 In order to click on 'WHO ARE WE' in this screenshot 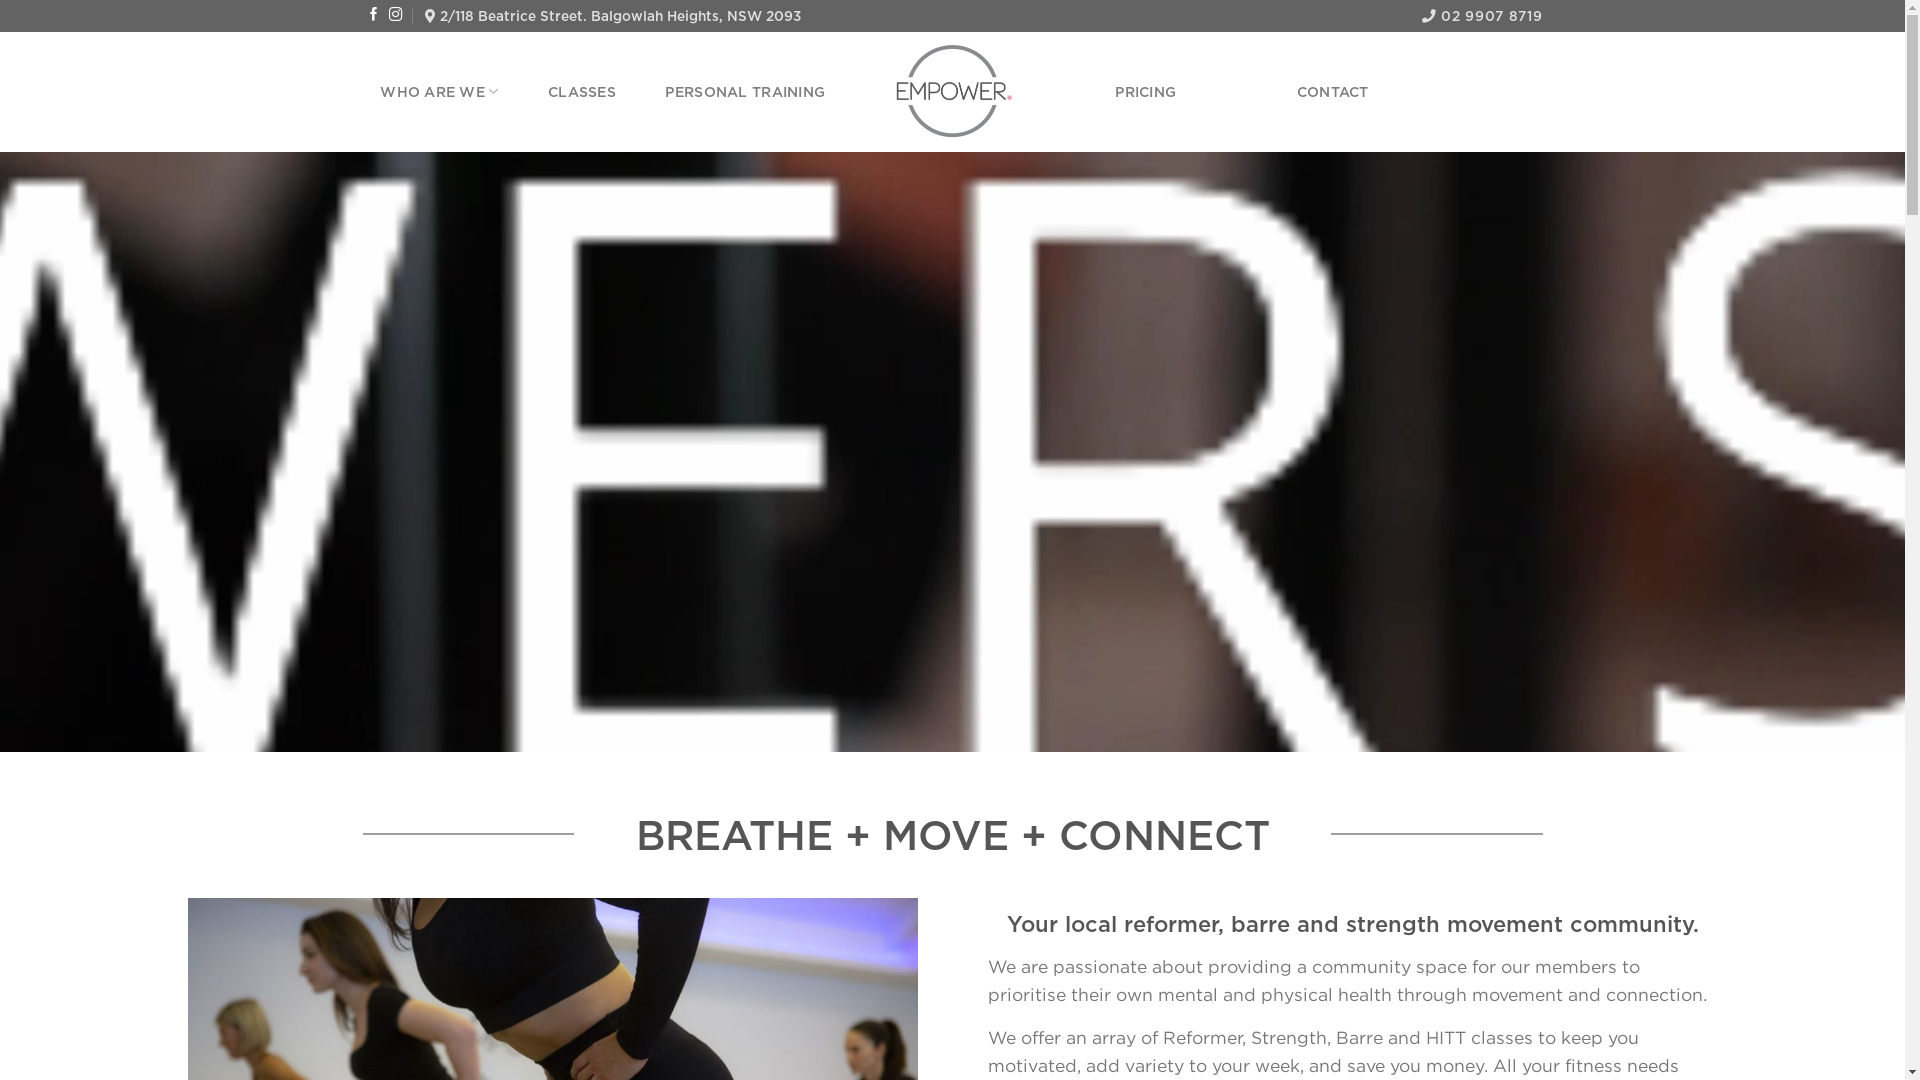, I will do `click(379, 91)`.